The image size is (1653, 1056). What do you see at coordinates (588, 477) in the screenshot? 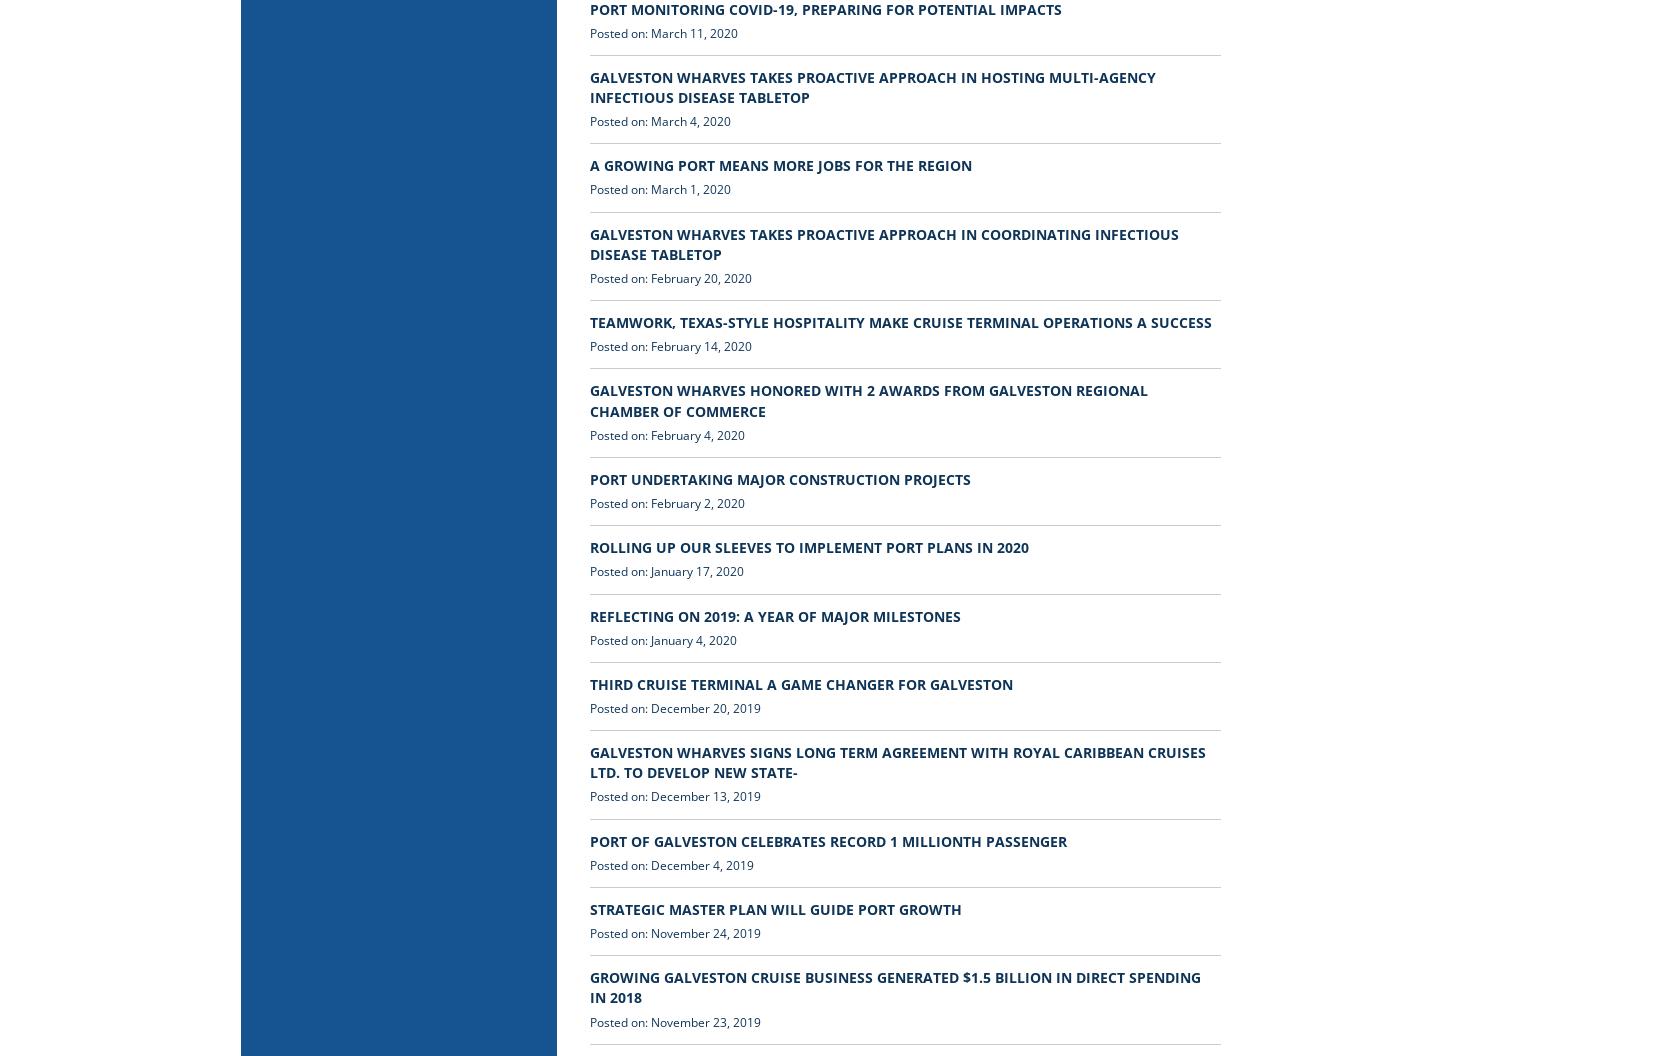
I see `'PORT UNDERTAKING MAJOR CONSTRUCTION PROJECTS'` at bounding box center [588, 477].